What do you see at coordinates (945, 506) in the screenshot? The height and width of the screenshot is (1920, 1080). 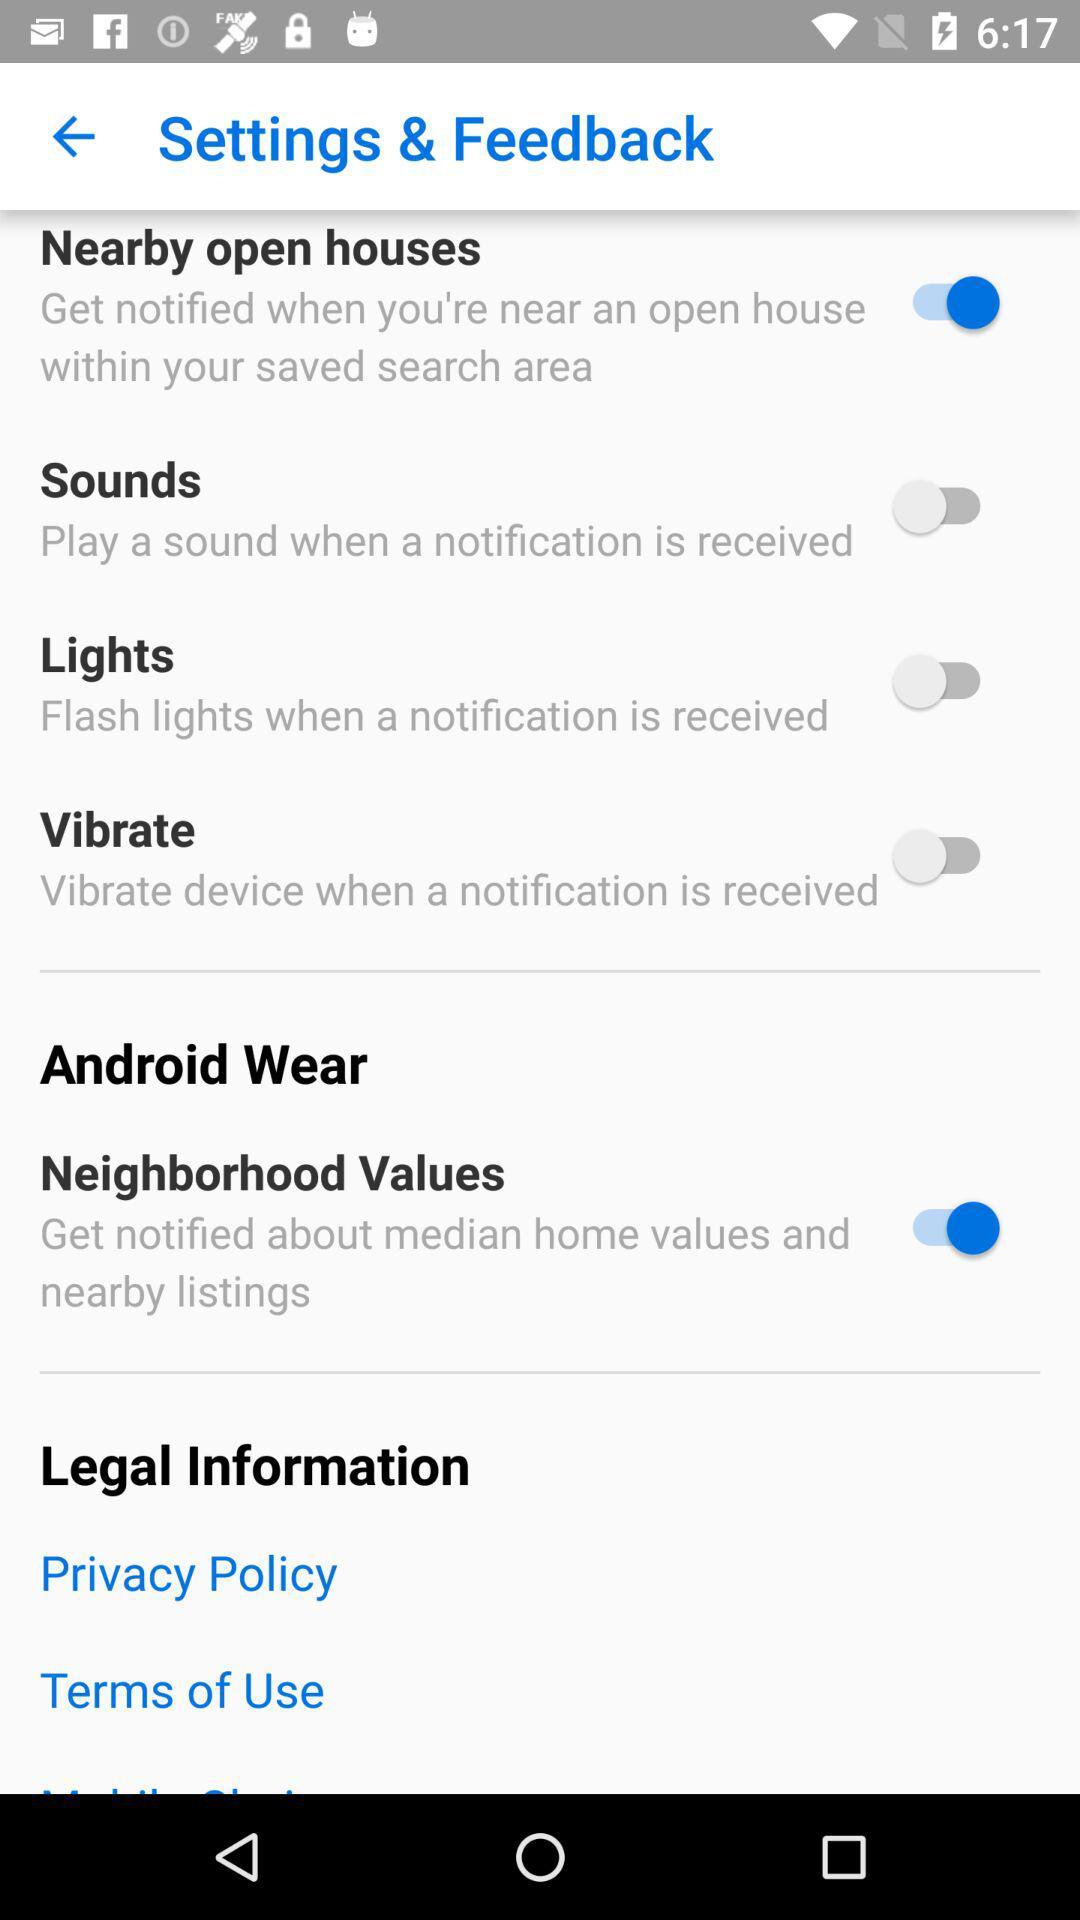 I see `switch sound option` at bounding box center [945, 506].